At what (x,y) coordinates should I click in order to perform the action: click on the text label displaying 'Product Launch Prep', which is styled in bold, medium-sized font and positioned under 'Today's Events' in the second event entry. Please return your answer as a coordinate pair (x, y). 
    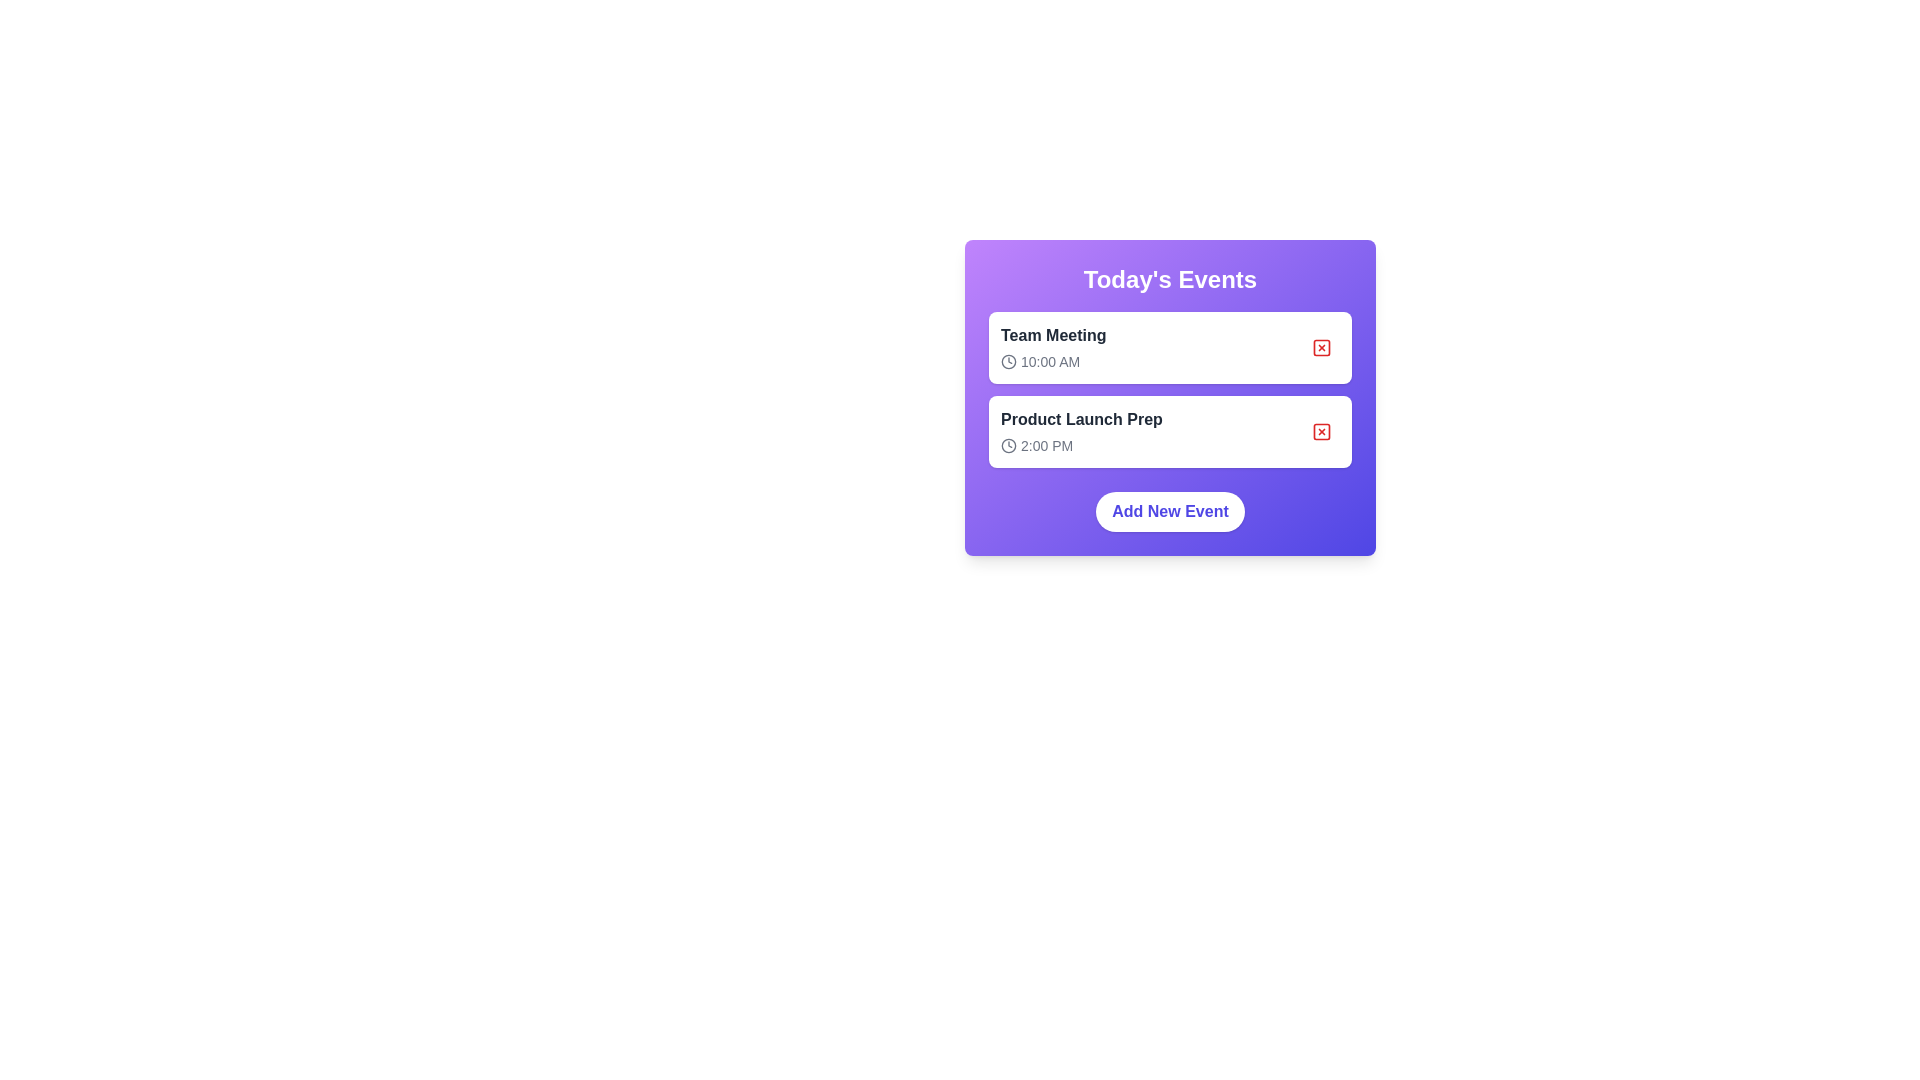
    Looking at the image, I should click on (1080, 419).